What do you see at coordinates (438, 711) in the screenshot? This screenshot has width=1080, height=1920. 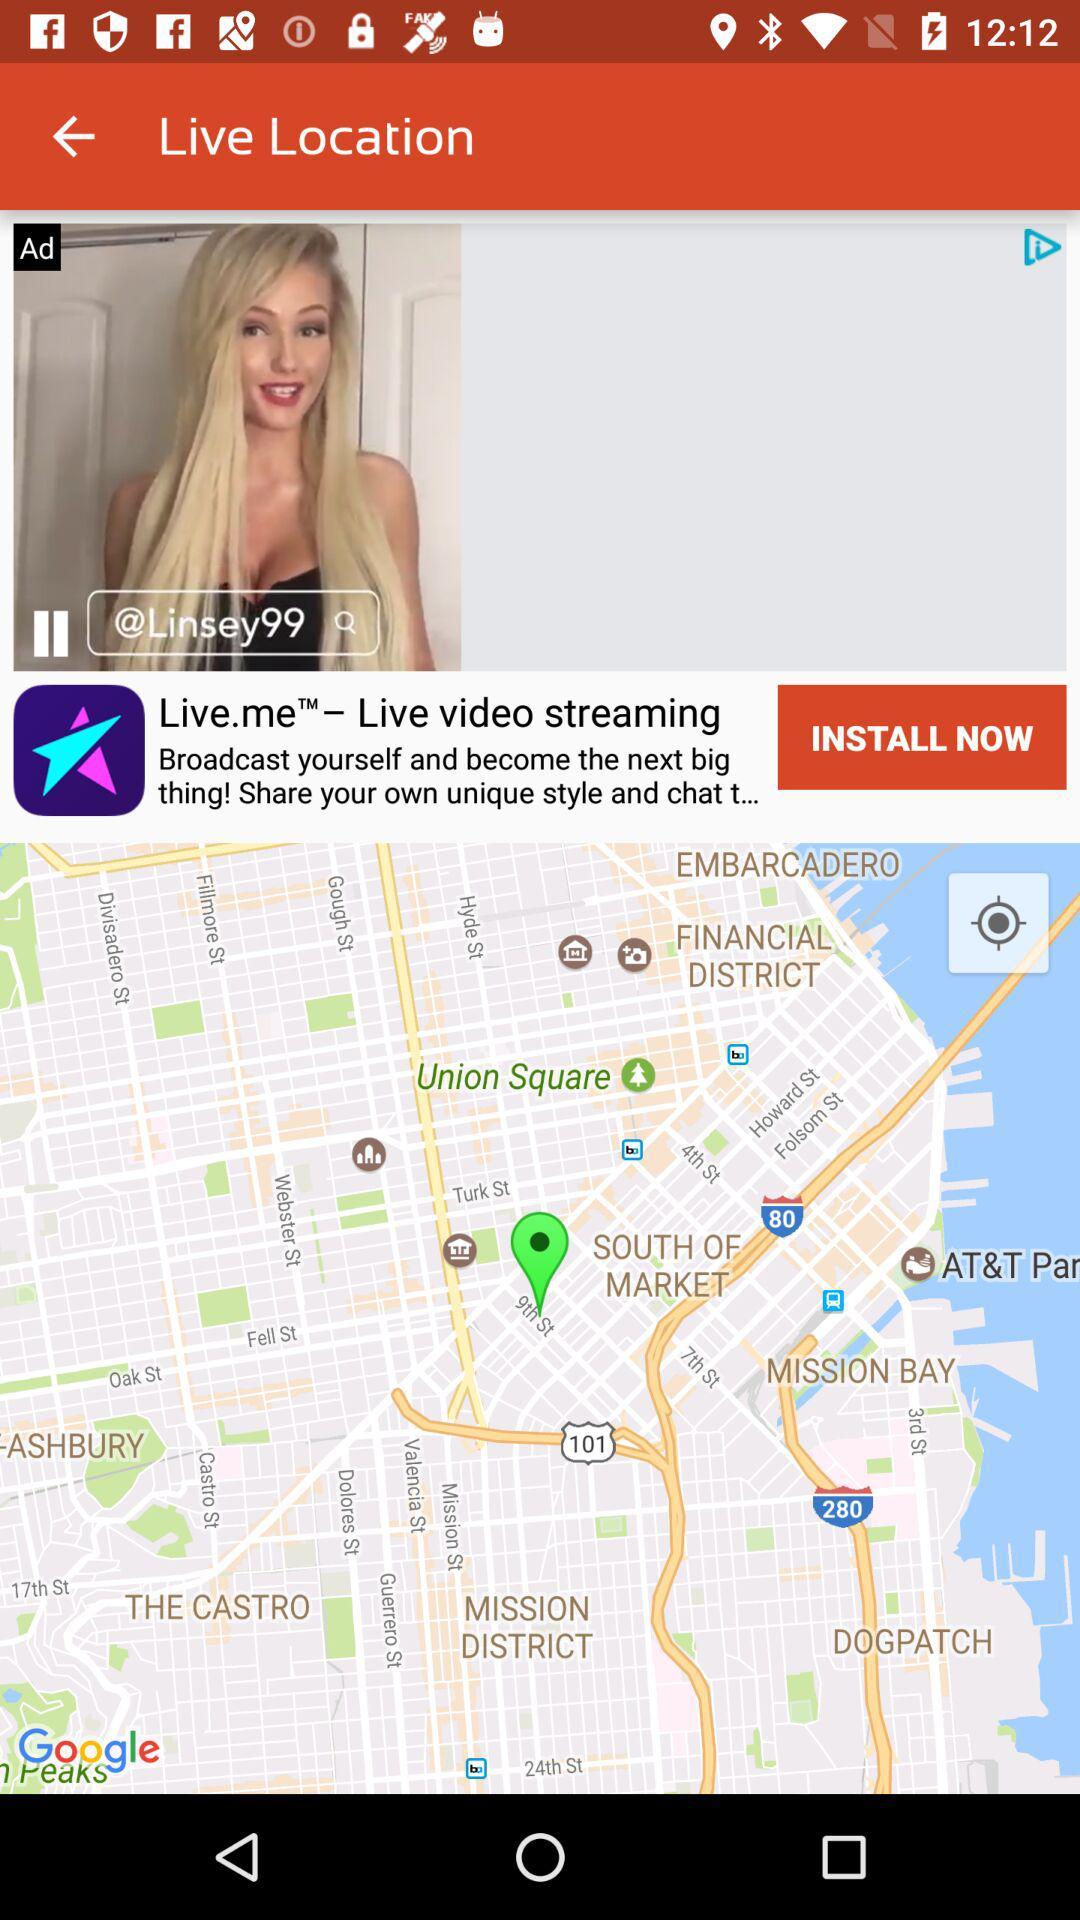 I see `the live me live` at bounding box center [438, 711].